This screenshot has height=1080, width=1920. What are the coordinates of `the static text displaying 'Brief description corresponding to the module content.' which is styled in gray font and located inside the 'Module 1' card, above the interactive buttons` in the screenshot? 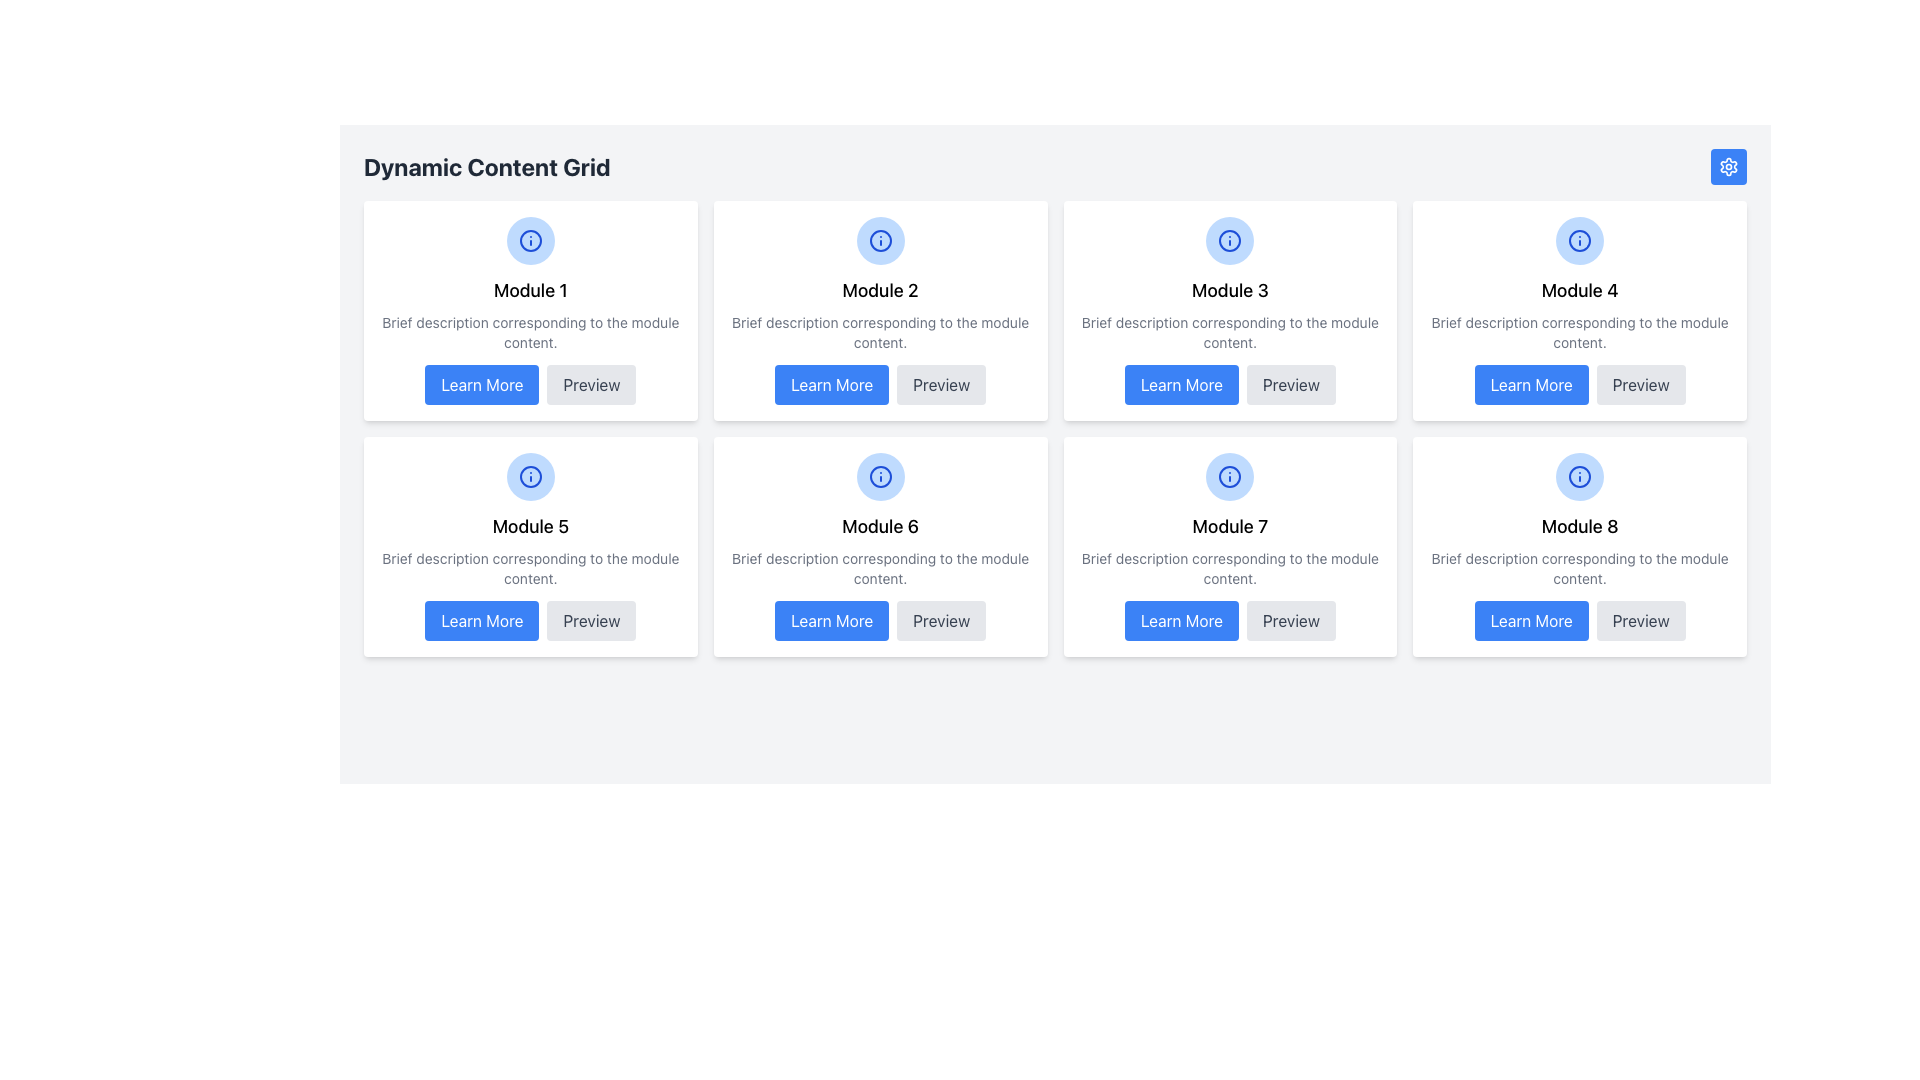 It's located at (530, 331).